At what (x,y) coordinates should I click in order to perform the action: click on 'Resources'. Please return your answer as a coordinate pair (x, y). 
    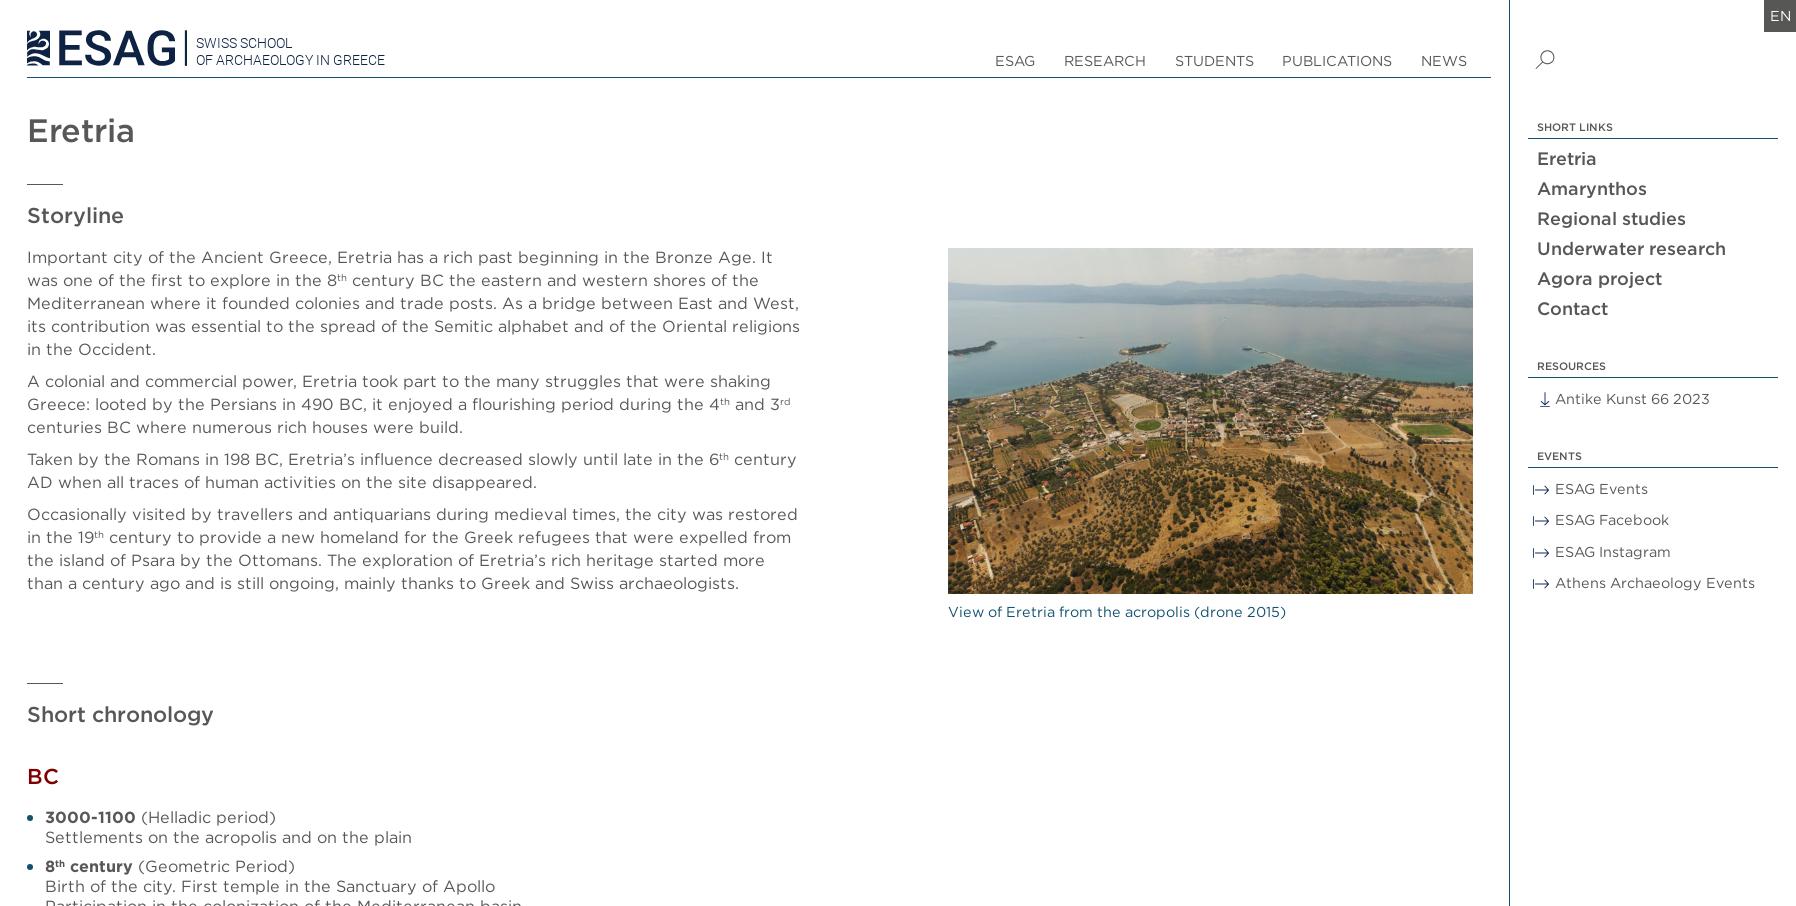
    Looking at the image, I should click on (1569, 364).